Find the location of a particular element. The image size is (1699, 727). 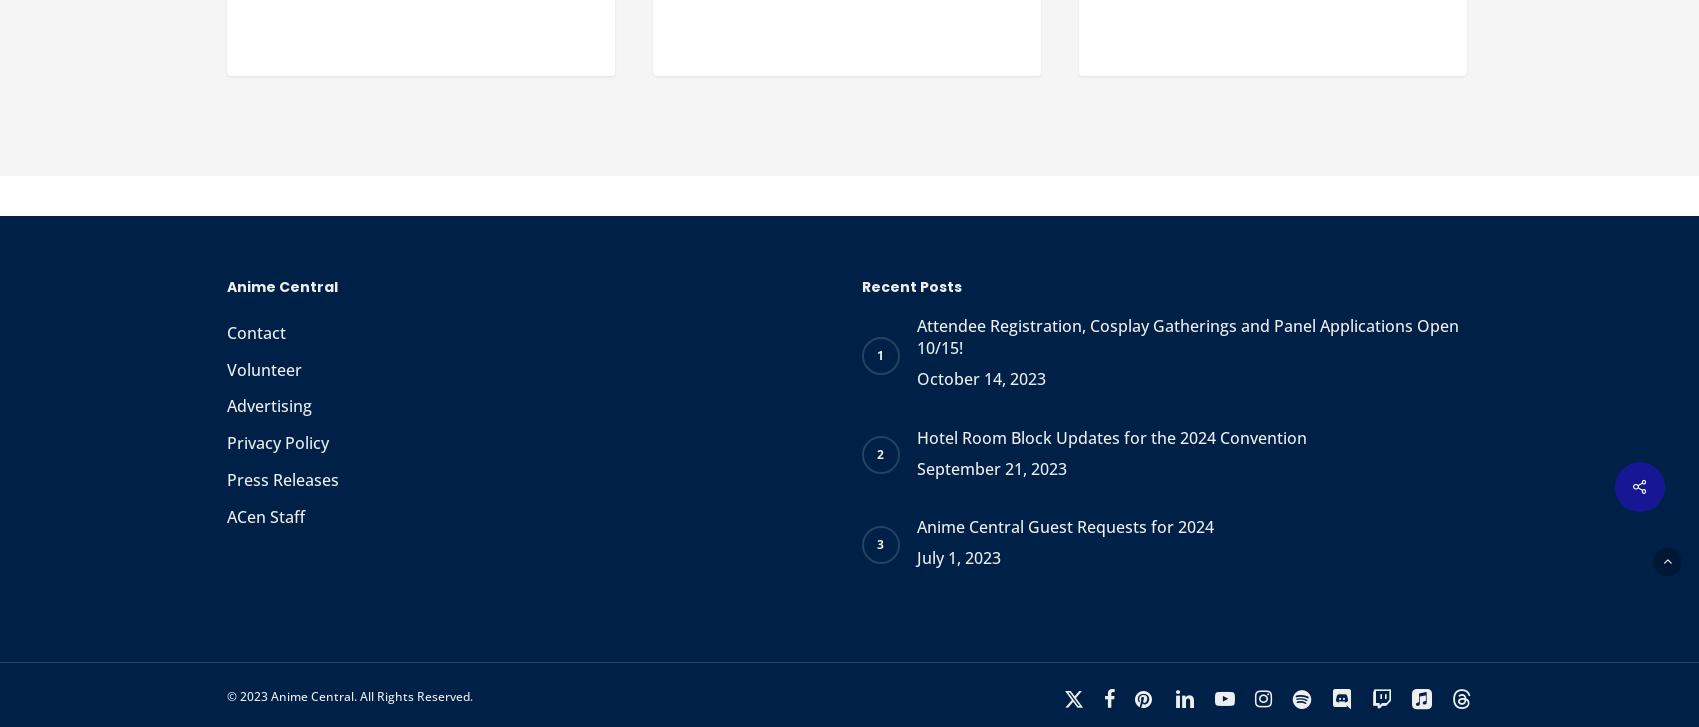

'Anime Central Guest Requests for 2024' is located at coordinates (1063, 526).